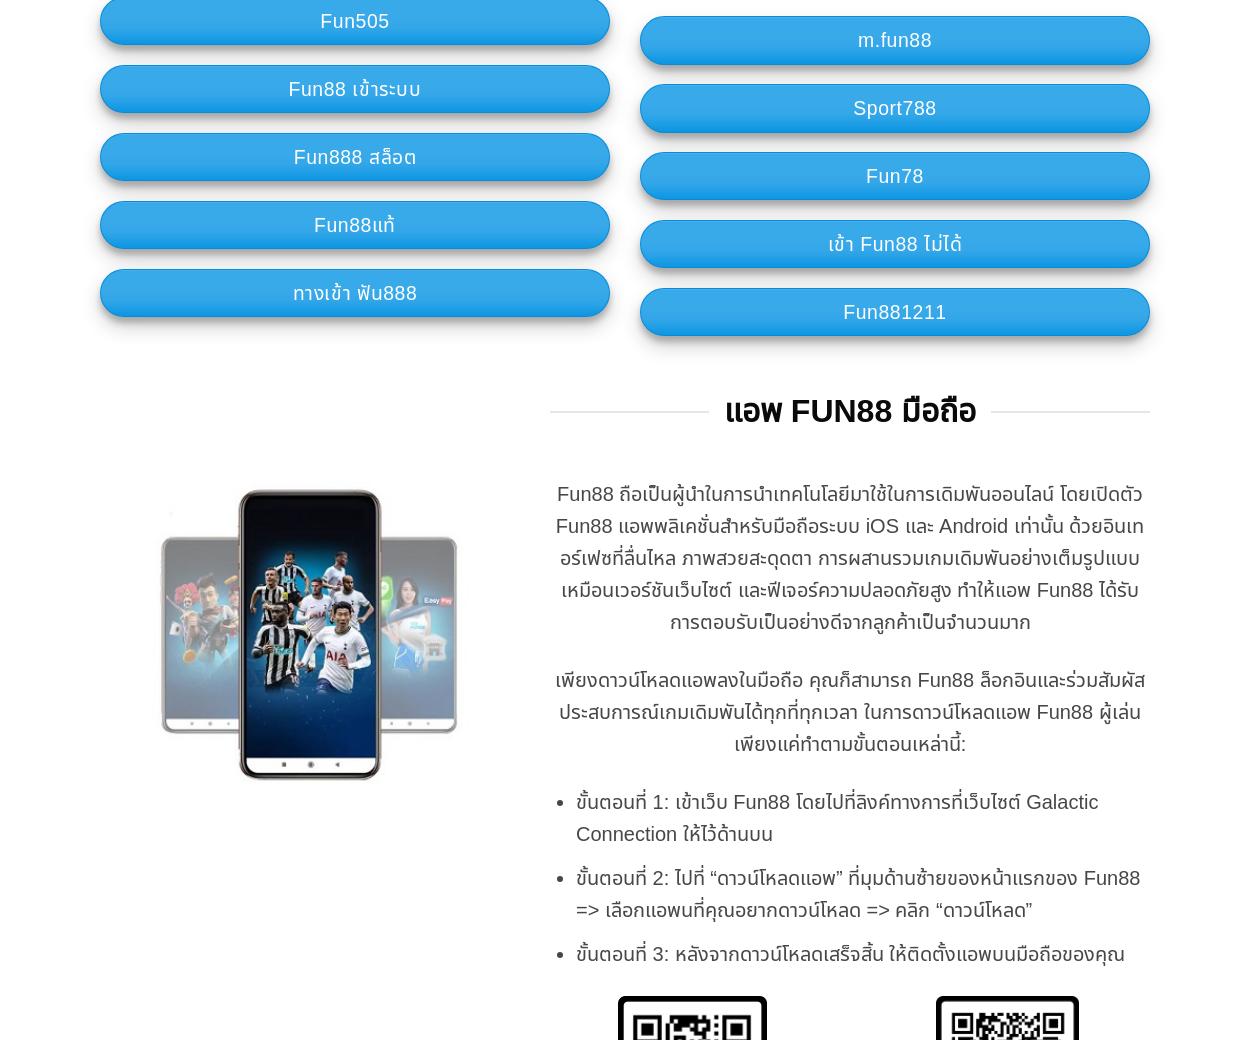 The height and width of the screenshot is (1040, 1250). Describe the element at coordinates (857, 892) in the screenshot. I see `'ขั้นตอนที่ 2: ไปที่ “ดาวน์โหลดแอพ” ที่มุมด้านซ้ายของหน้าแรกของ Fun88 => เลือกแอพนที่คุณอยากดาวน์โหลด => คลิก “ดาวน์โหลด”'` at that location.